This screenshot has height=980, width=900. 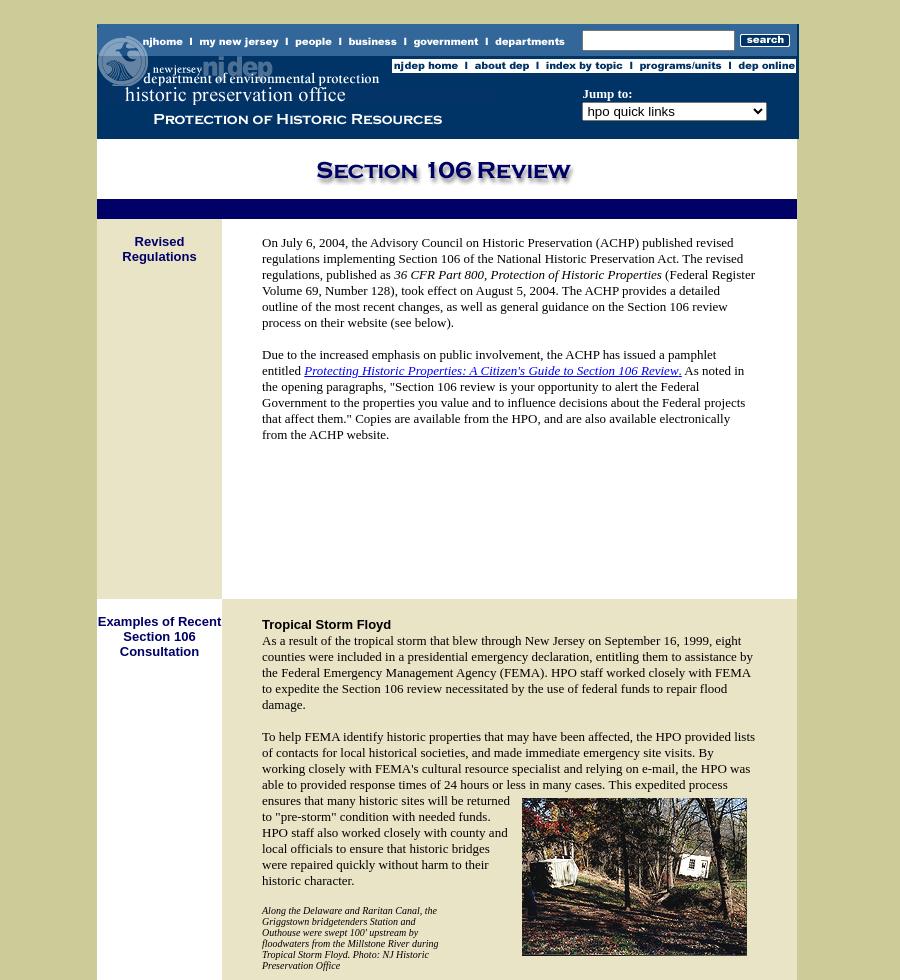 I want to click on 'Tropical Storm 
      Floyd', so click(x=325, y=624).